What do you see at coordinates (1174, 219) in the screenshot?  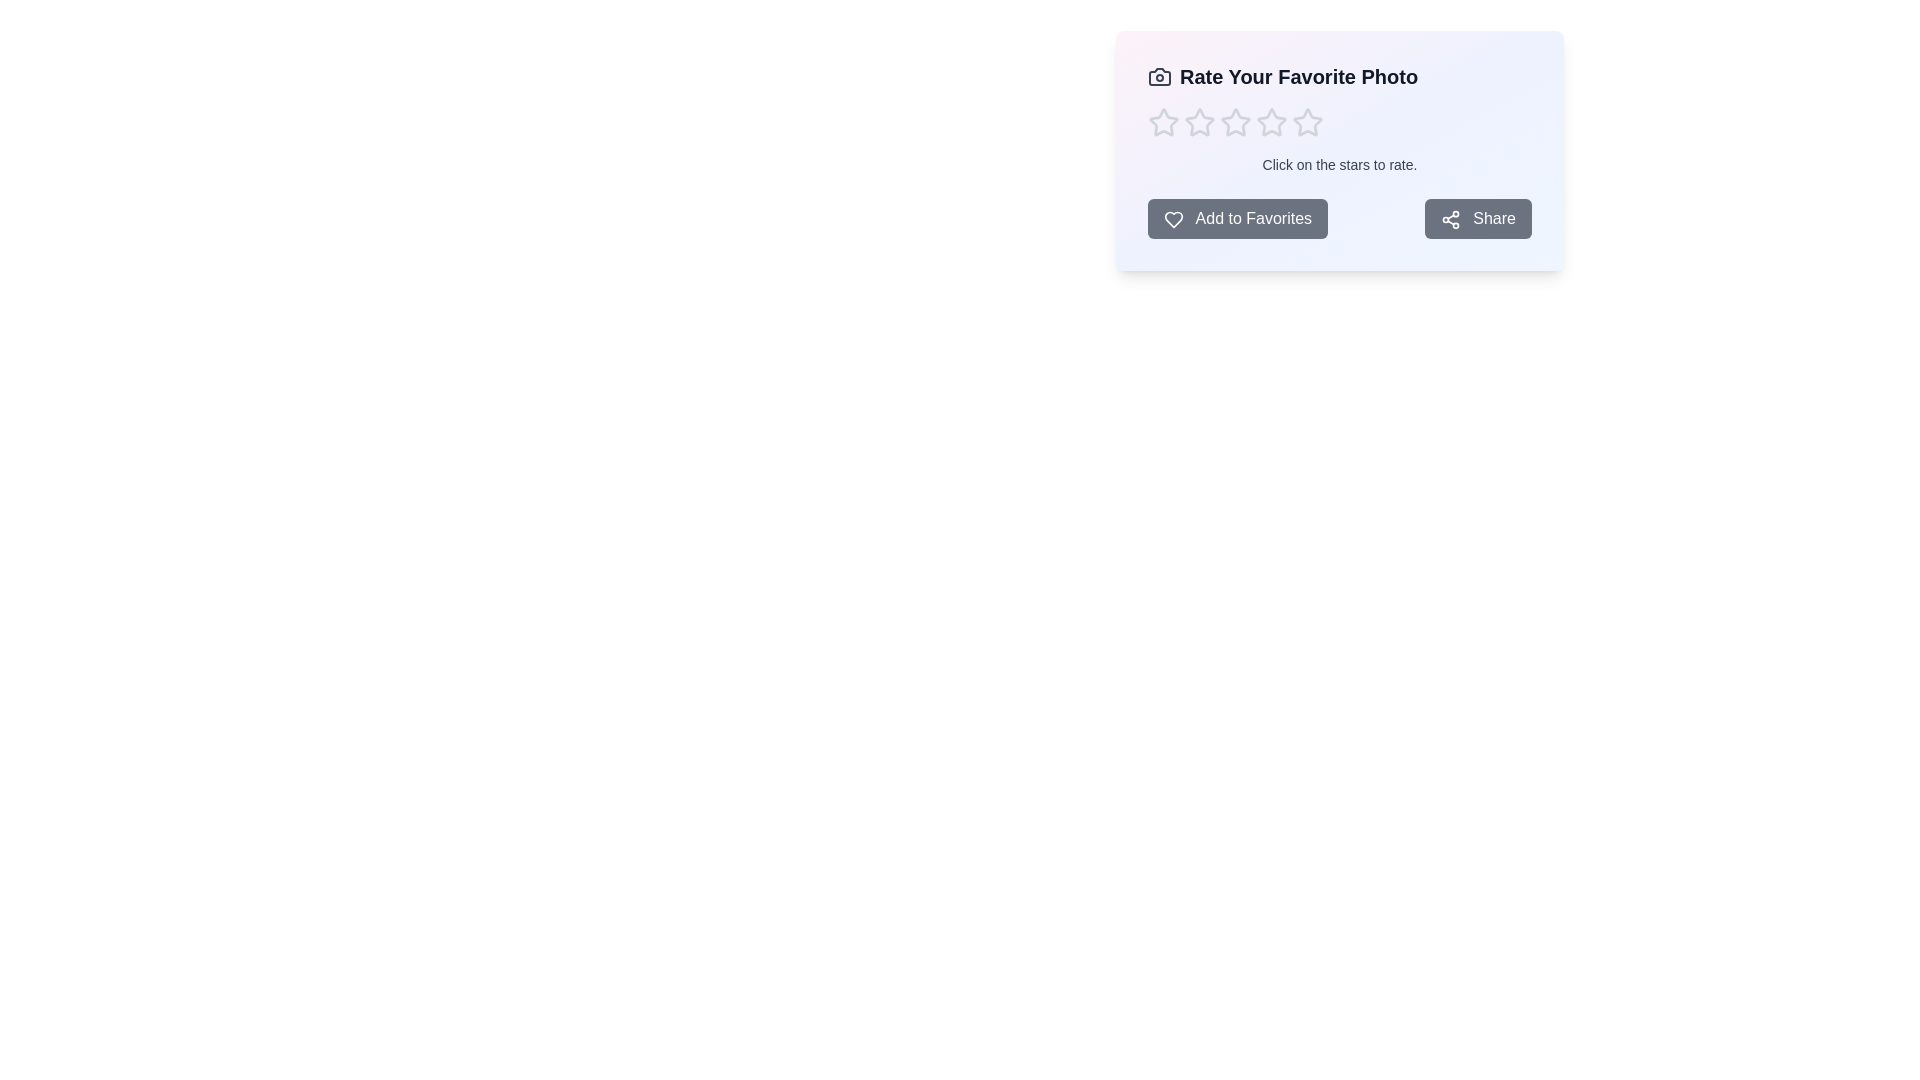 I see `the visual appearance of the heart-shaped icon located at the leftmost part of the 'Add to Favorites' button, which is situated below the star rating section and to the left of the 'Share' button` at bounding box center [1174, 219].